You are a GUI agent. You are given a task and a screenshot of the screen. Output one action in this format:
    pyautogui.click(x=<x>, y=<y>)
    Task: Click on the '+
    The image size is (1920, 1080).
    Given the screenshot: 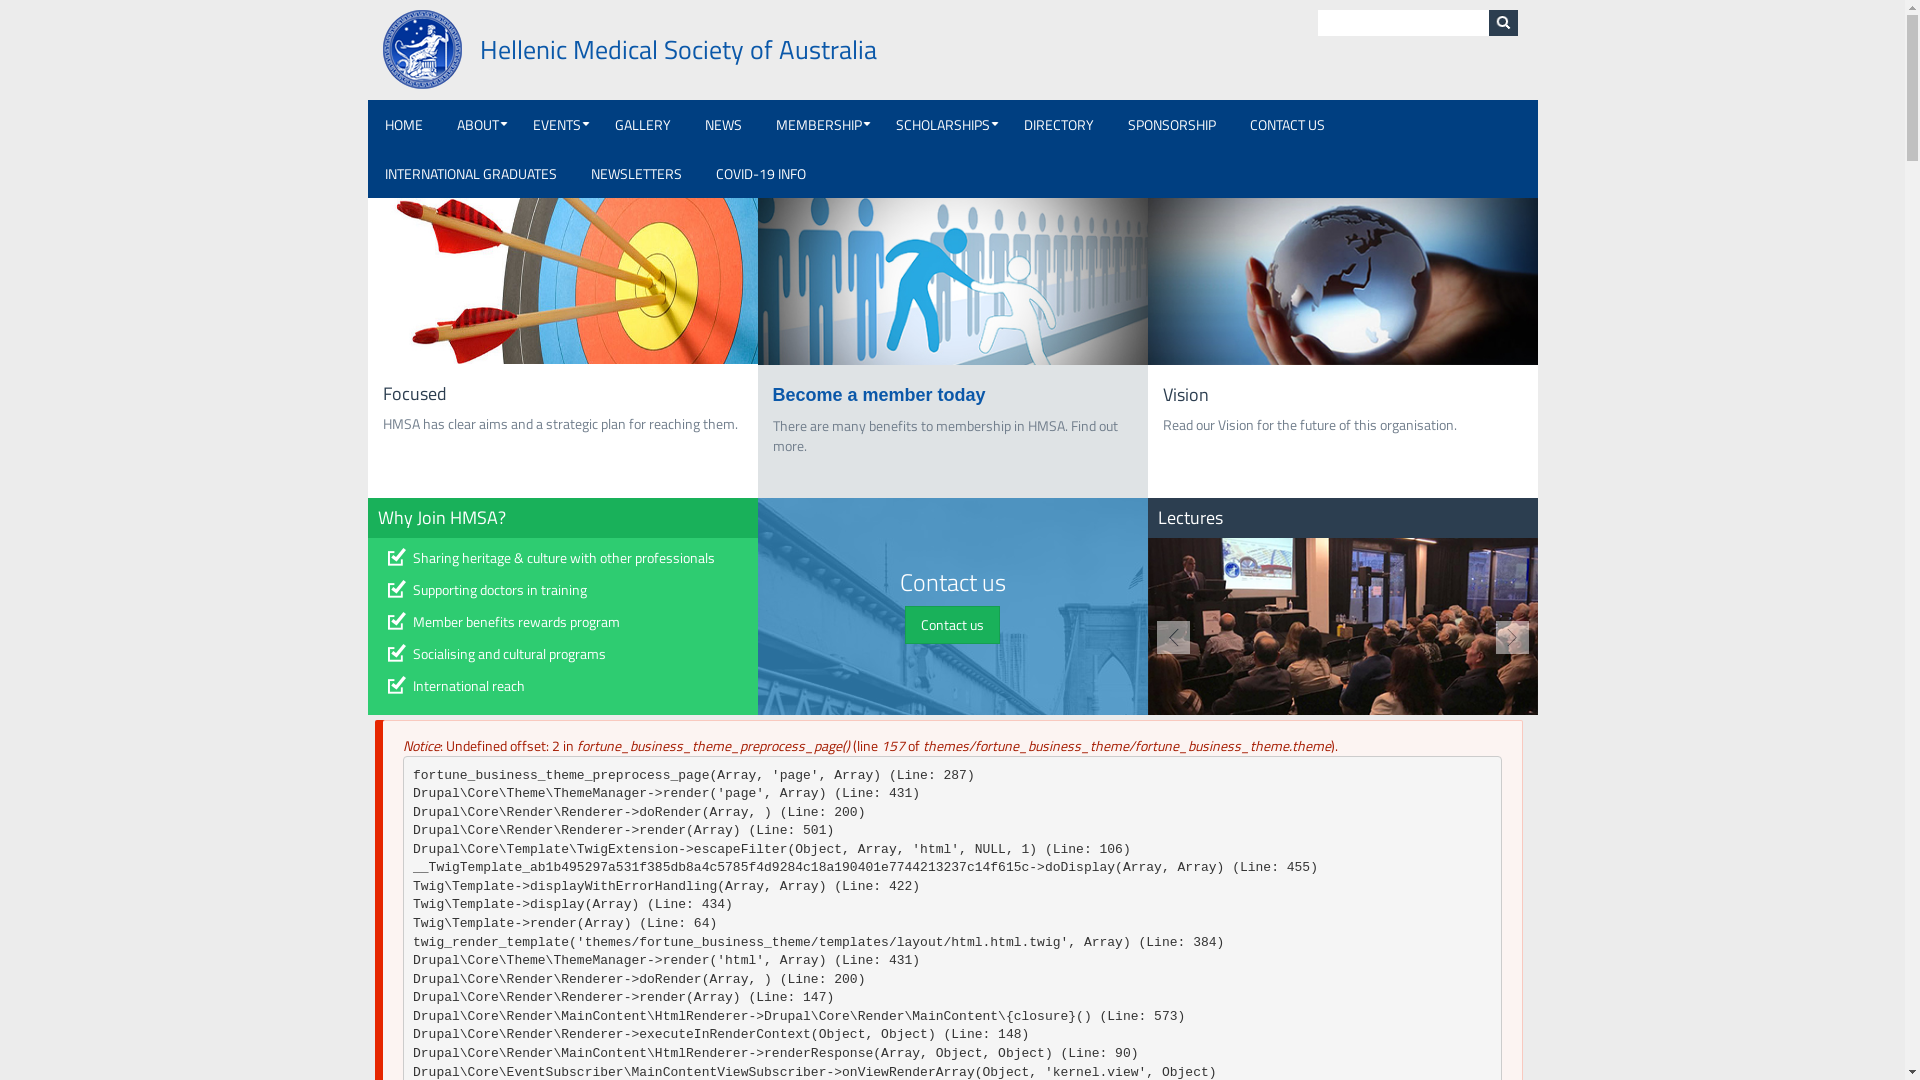 What is the action you would take?
    pyautogui.click(x=757, y=124)
    